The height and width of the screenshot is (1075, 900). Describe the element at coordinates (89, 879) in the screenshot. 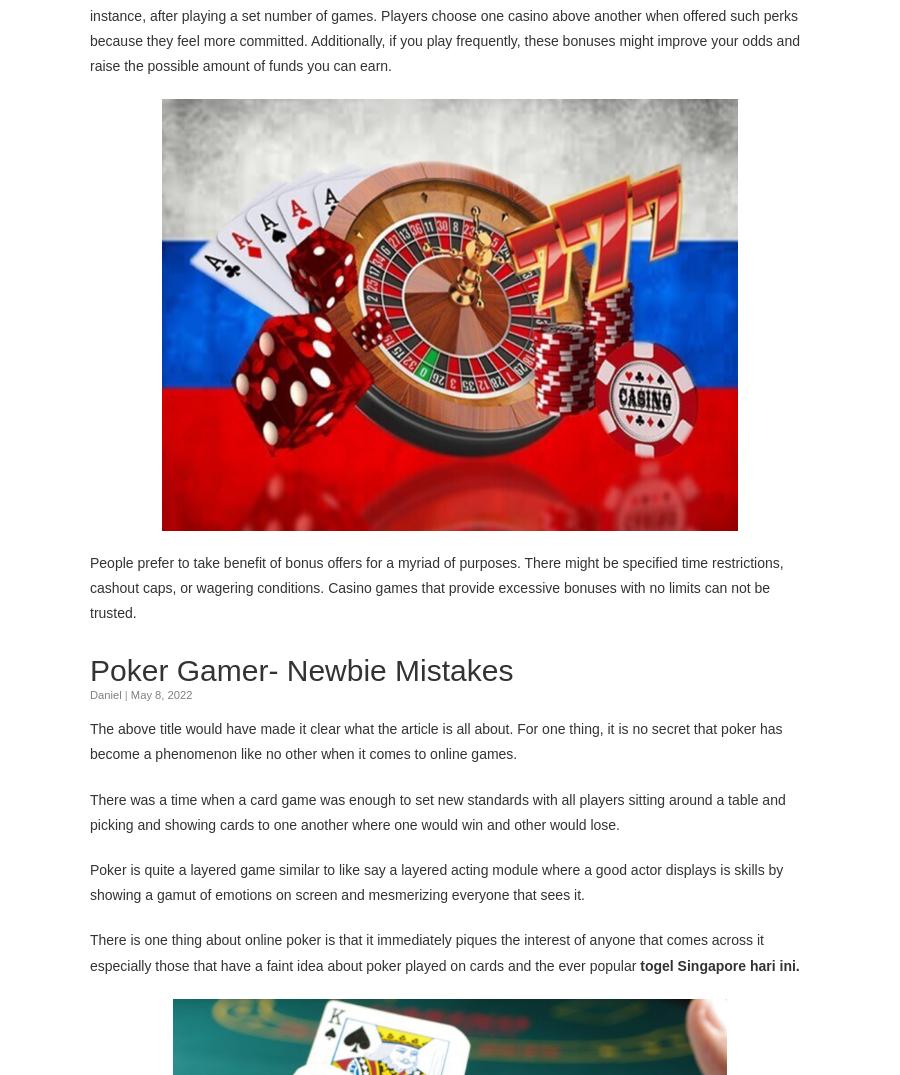

I see `'Poker is quite a layered game similar to like say a layered acting module where a good actor displays is skills by showing a gamut of emotions on screen and mesmerizing everyone that sees it.'` at that location.